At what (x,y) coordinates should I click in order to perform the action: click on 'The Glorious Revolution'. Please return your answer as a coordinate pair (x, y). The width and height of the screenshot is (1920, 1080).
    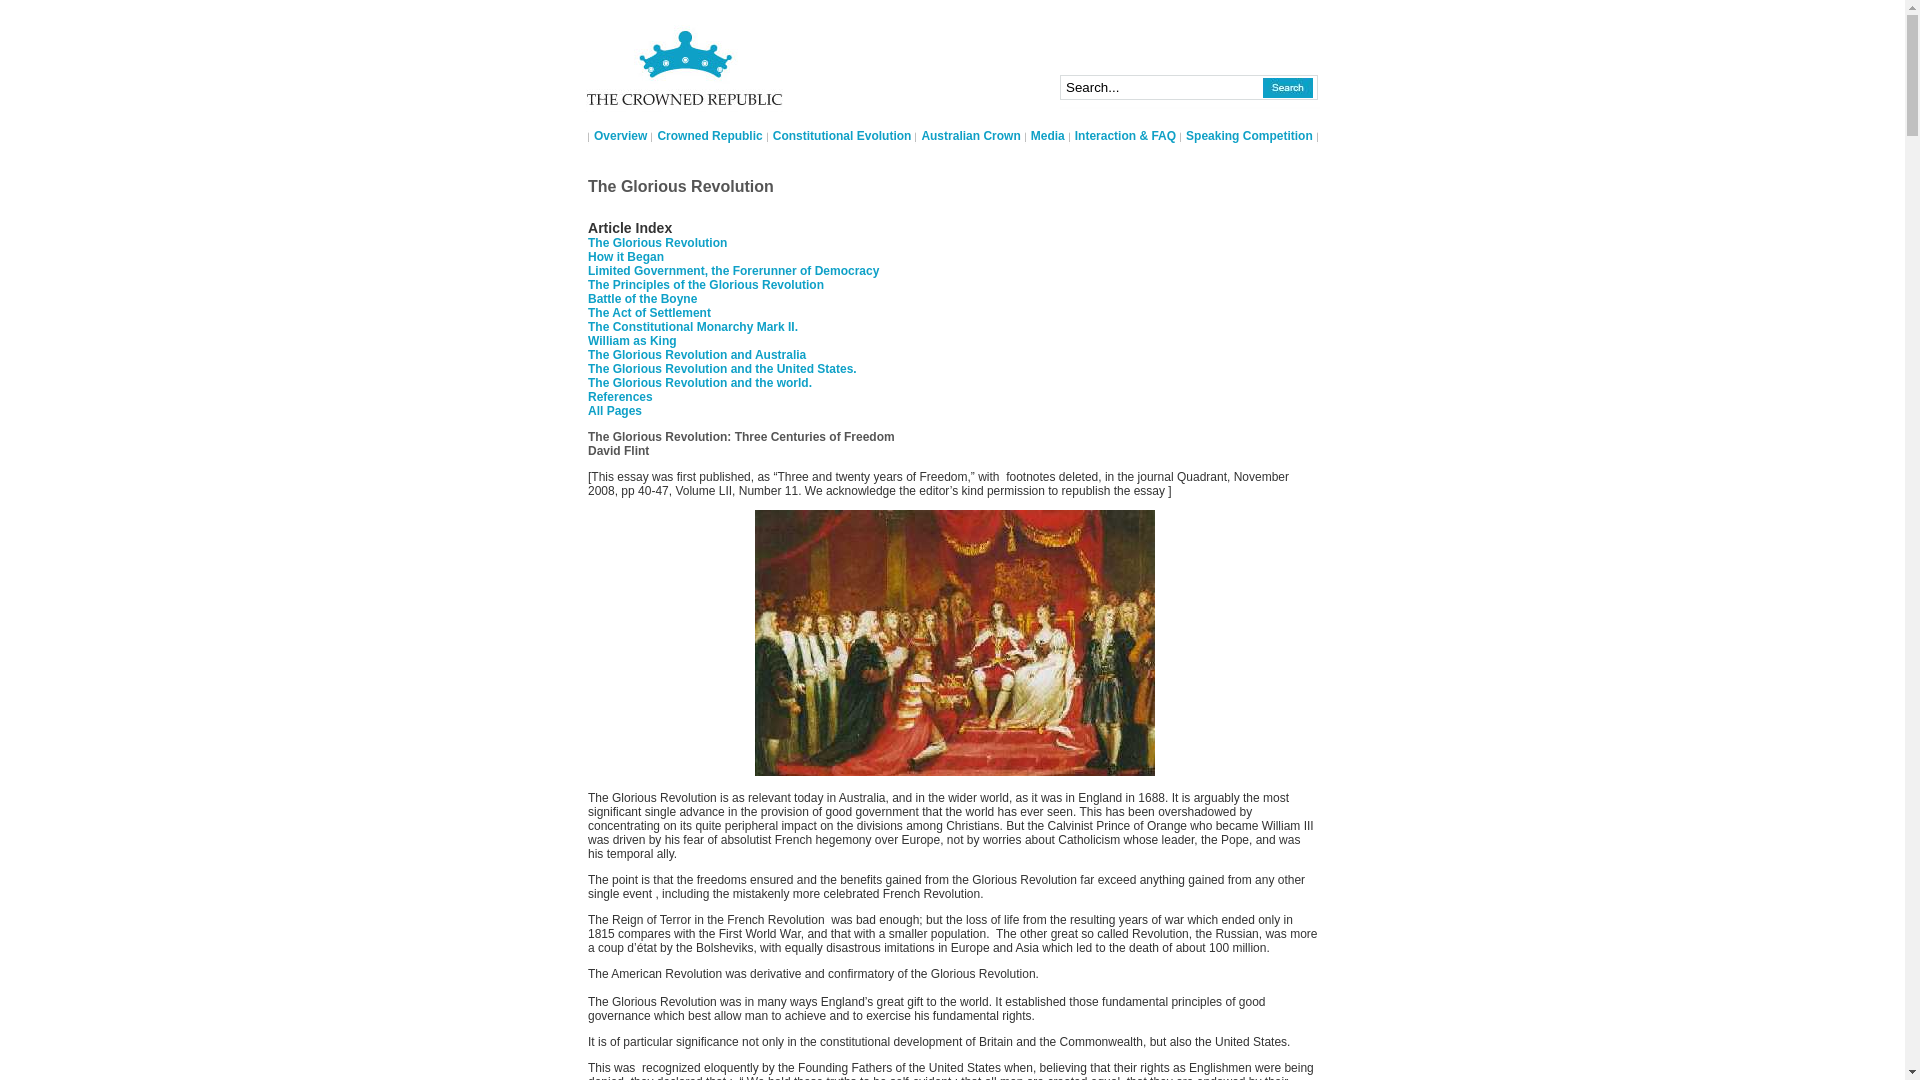
    Looking at the image, I should click on (657, 242).